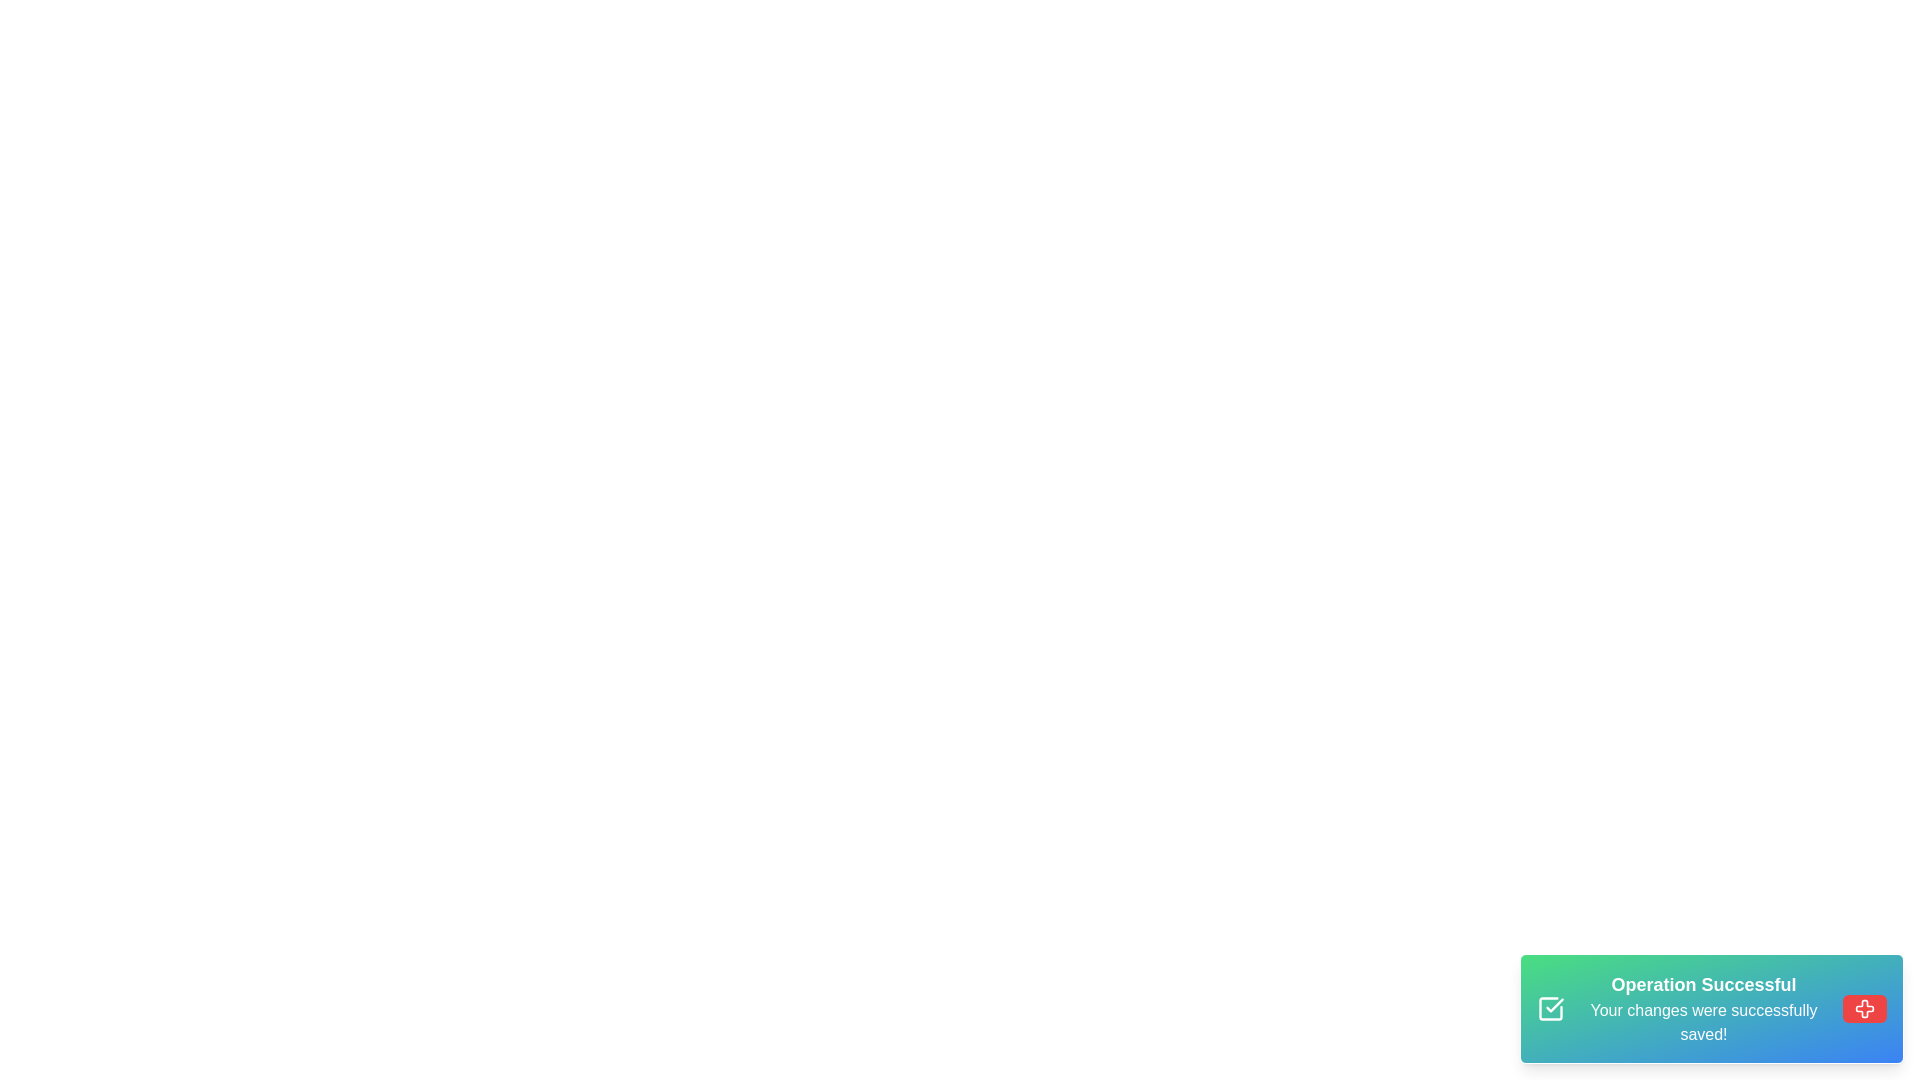 The image size is (1920, 1080). I want to click on the close button to dismiss the notification, so click(1864, 1009).